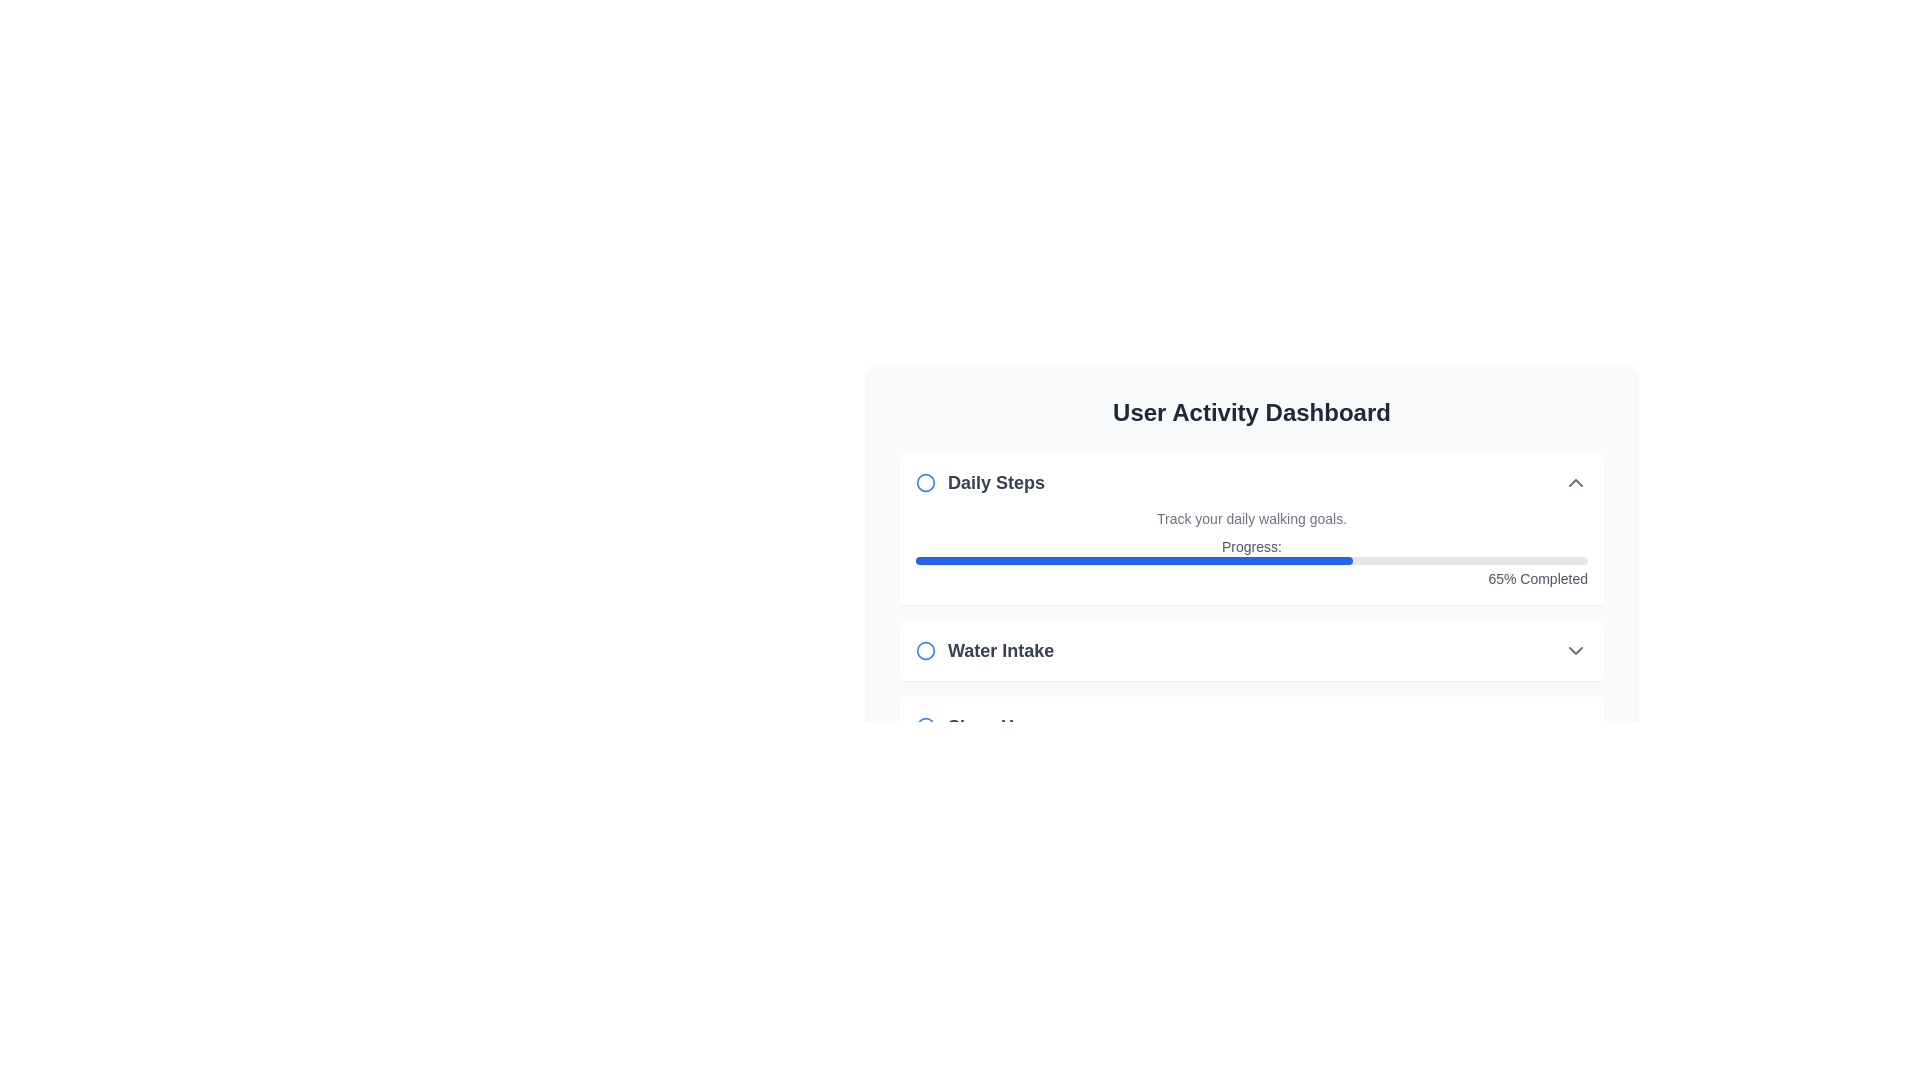  I want to click on the downward-facing chevron icon next to the 'Water Intake' text for accessibility navigation, so click(1574, 651).